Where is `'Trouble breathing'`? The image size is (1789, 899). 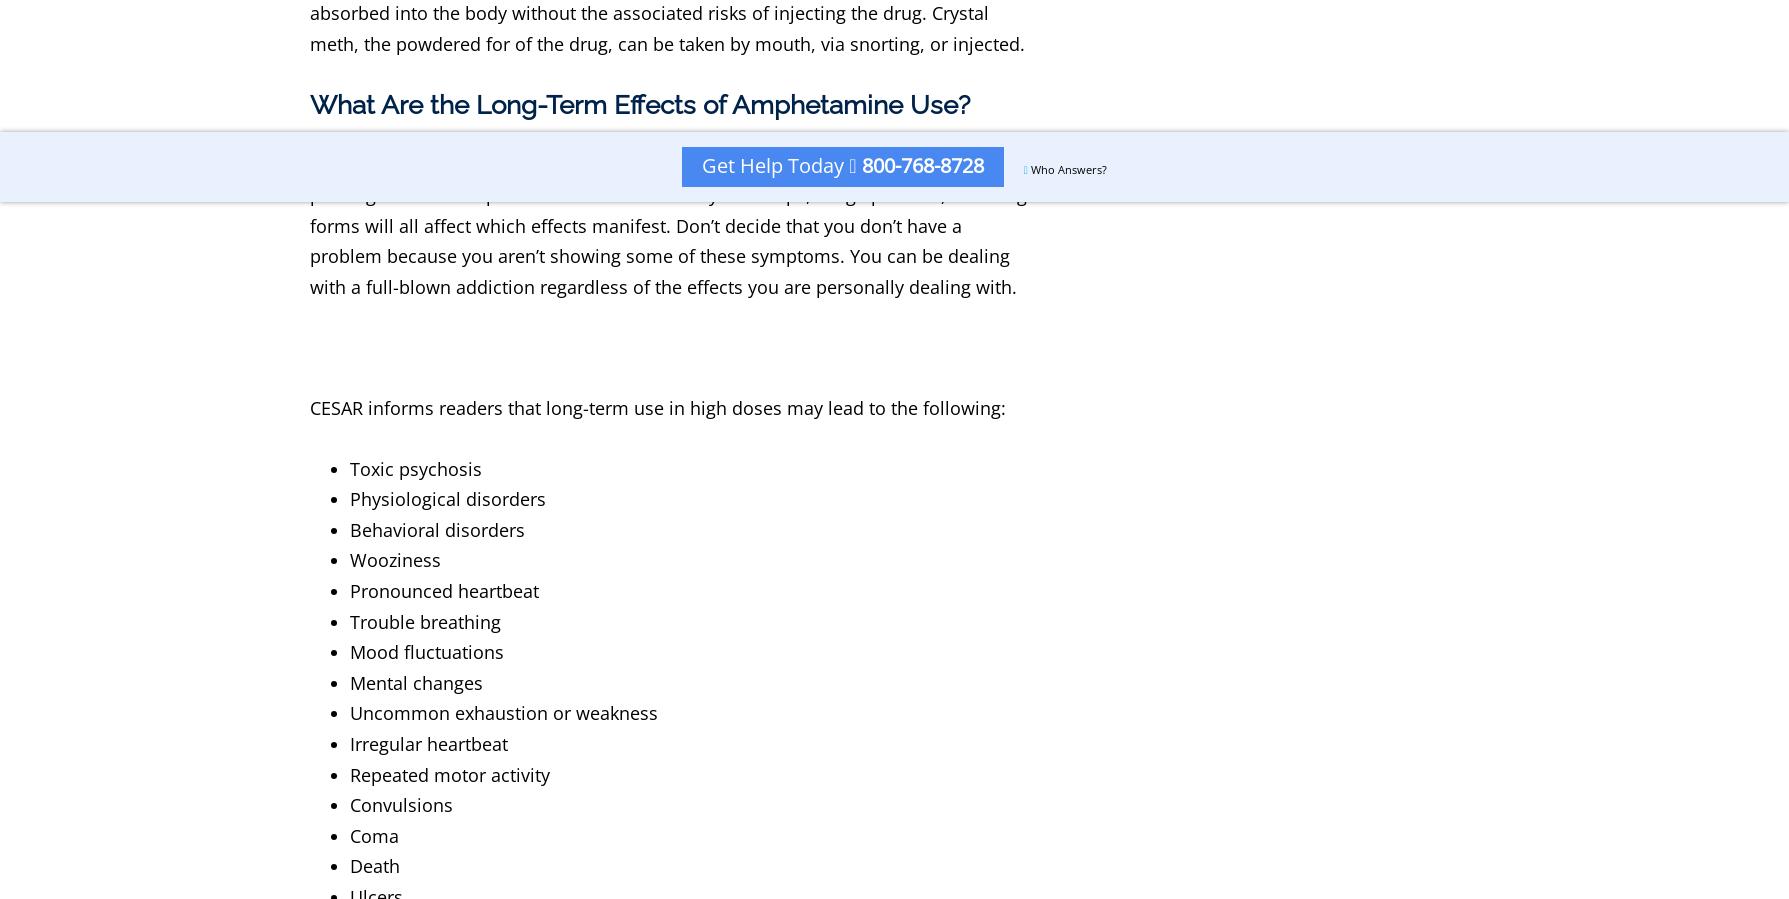 'Trouble breathing' is located at coordinates (348, 620).